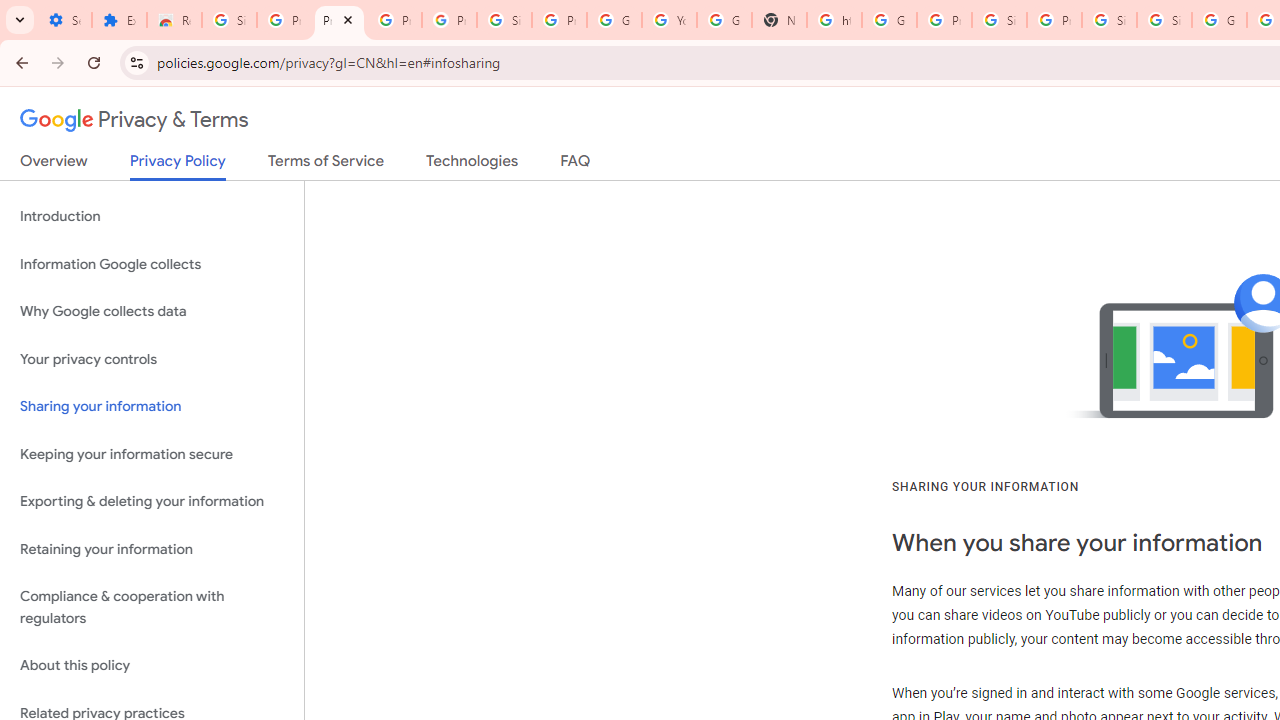 This screenshot has height=720, width=1280. What do you see at coordinates (778, 20) in the screenshot?
I see `'New Tab'` at bounding box center [778, 20].